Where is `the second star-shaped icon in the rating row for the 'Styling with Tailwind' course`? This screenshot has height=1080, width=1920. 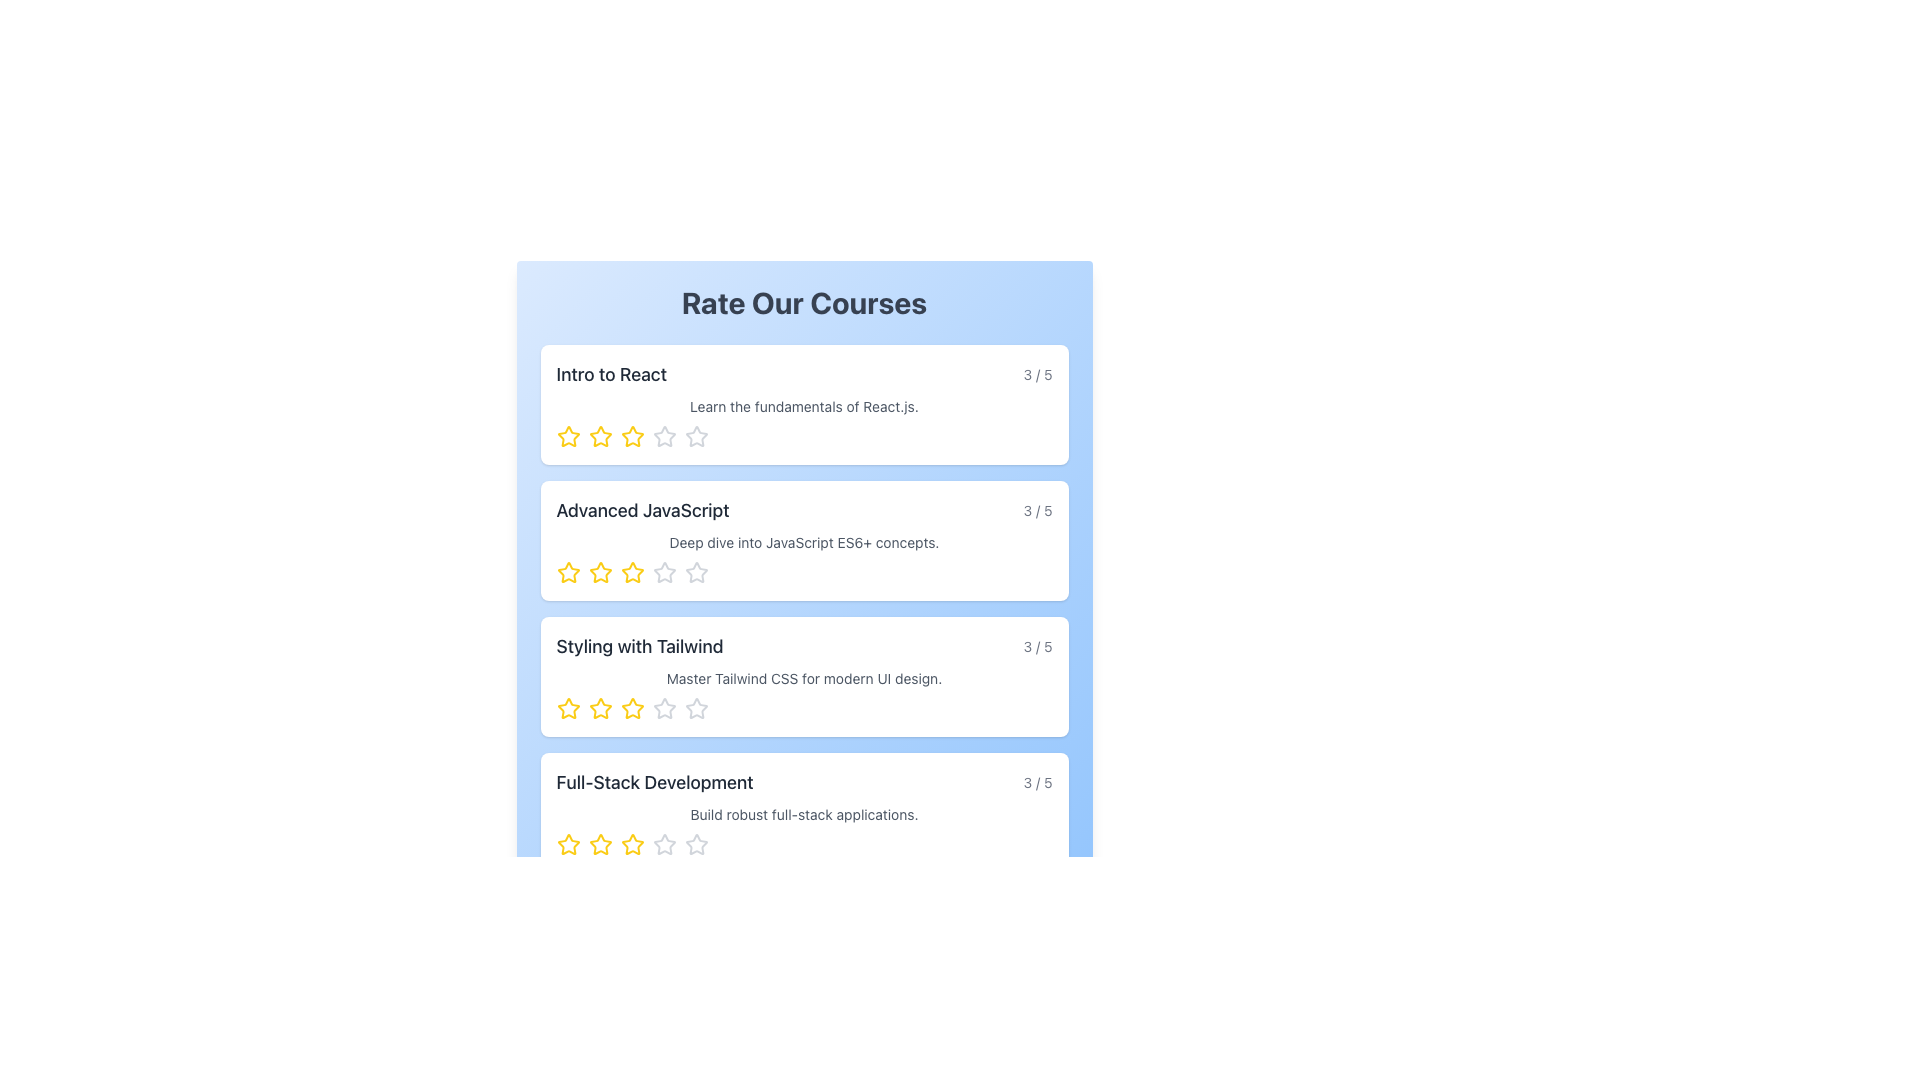 the second star-shaped icon in the rating row for the 'Styling with Tailwind' course is located at coordinates (599, 708).